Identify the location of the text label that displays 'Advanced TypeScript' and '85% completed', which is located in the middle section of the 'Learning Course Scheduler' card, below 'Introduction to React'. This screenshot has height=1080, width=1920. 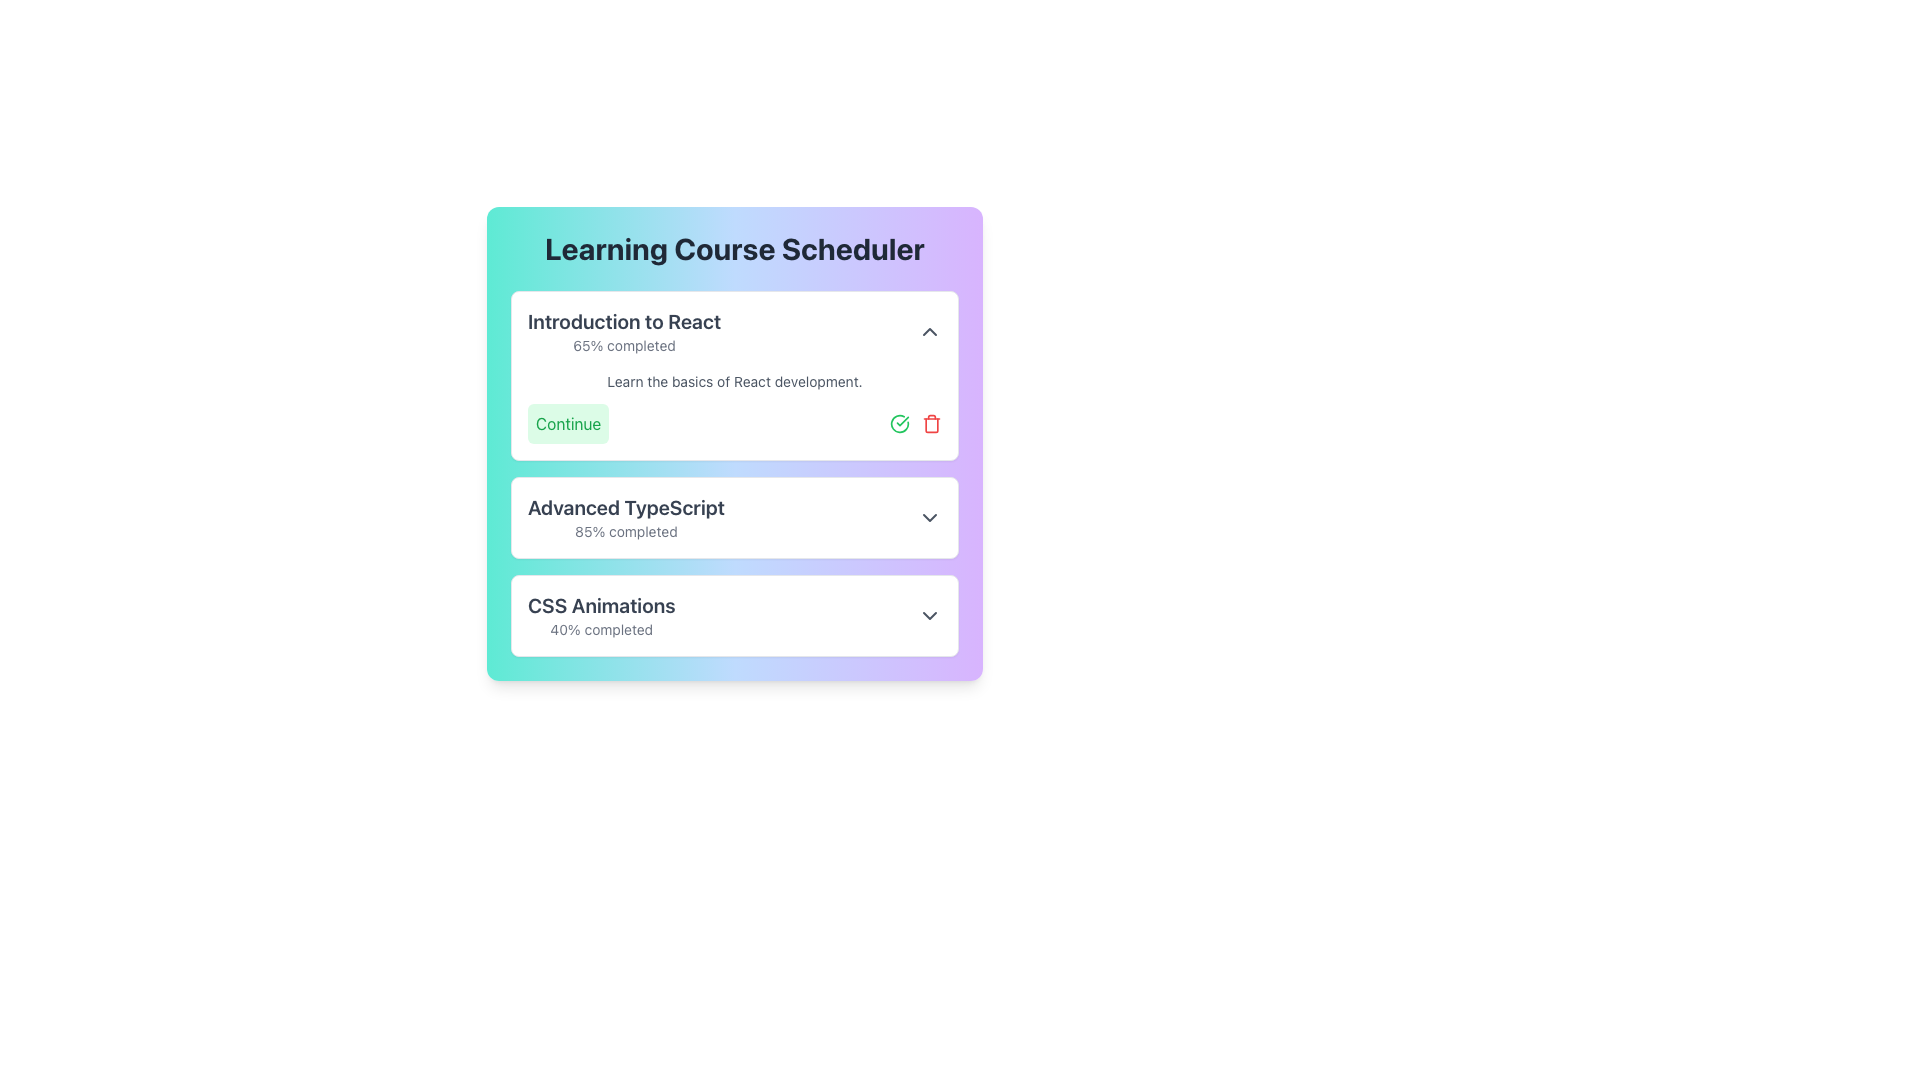
(625, 516).